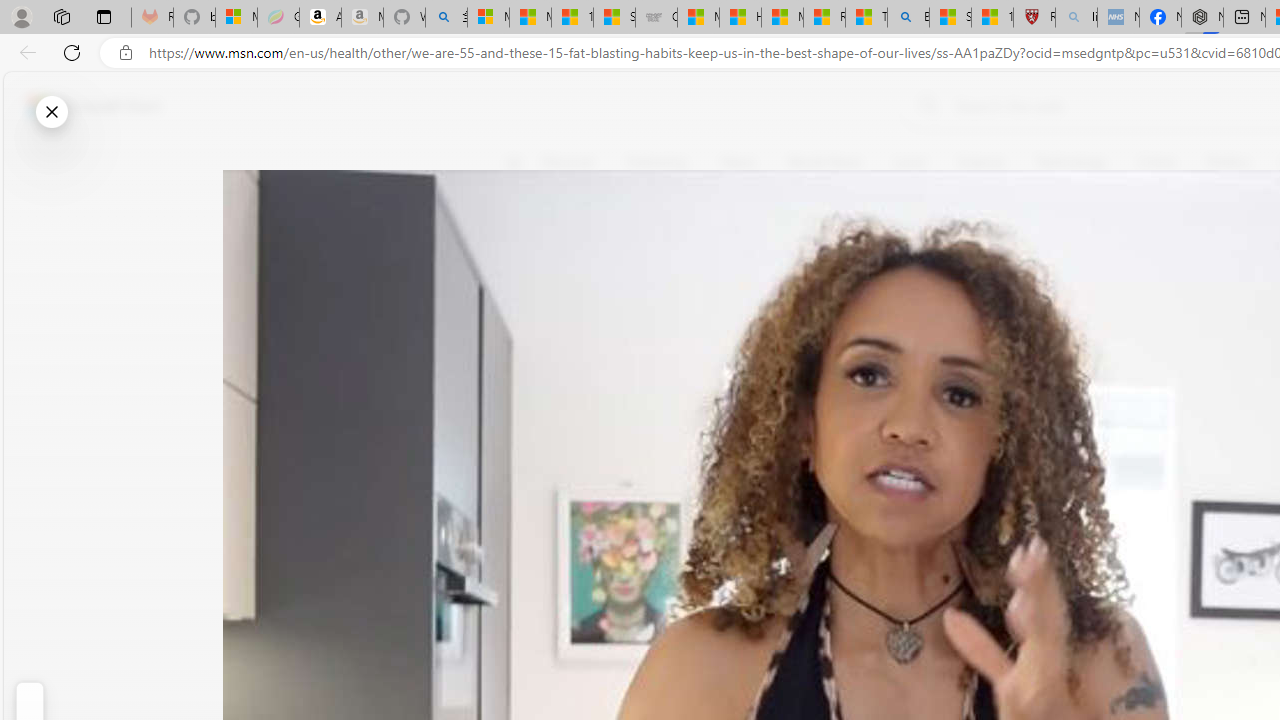  I want to click on 'Combat Siege', so click(656, 17).